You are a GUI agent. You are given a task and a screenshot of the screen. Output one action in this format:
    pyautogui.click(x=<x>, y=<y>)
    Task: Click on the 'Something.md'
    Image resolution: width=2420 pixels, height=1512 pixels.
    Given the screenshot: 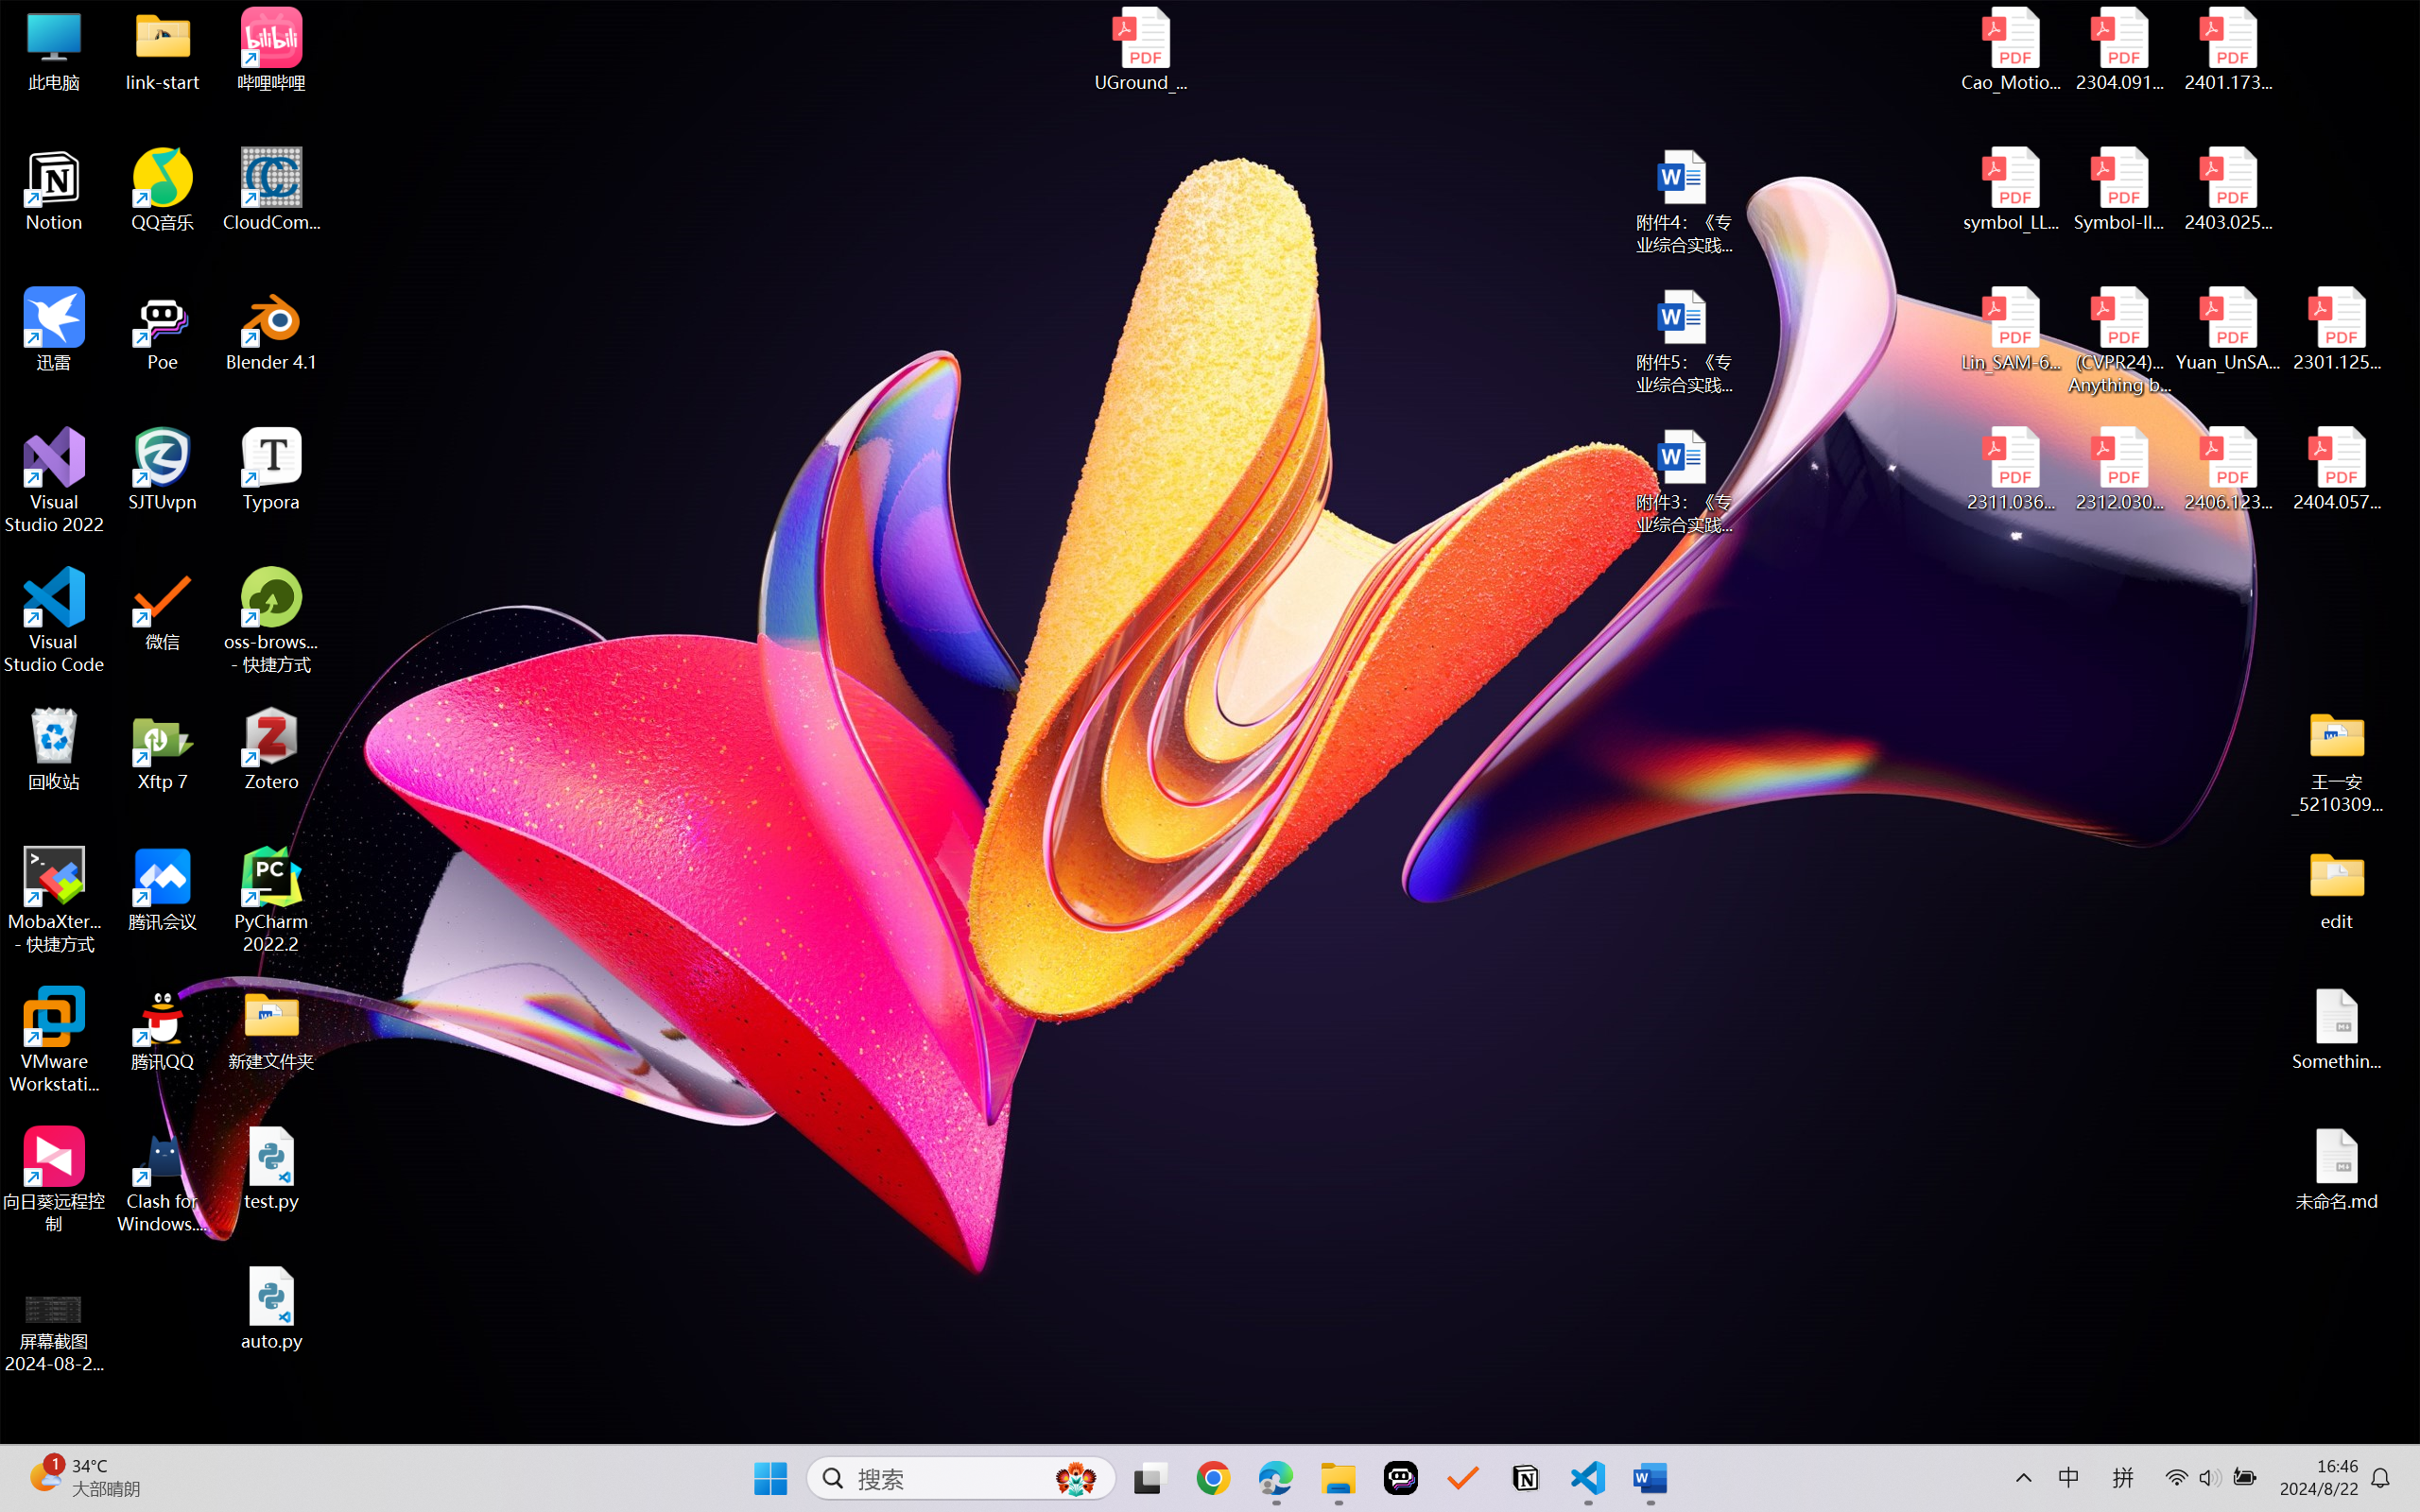 What is the action you would take?
    pyautogui.click(x=2335, y=1029)
    